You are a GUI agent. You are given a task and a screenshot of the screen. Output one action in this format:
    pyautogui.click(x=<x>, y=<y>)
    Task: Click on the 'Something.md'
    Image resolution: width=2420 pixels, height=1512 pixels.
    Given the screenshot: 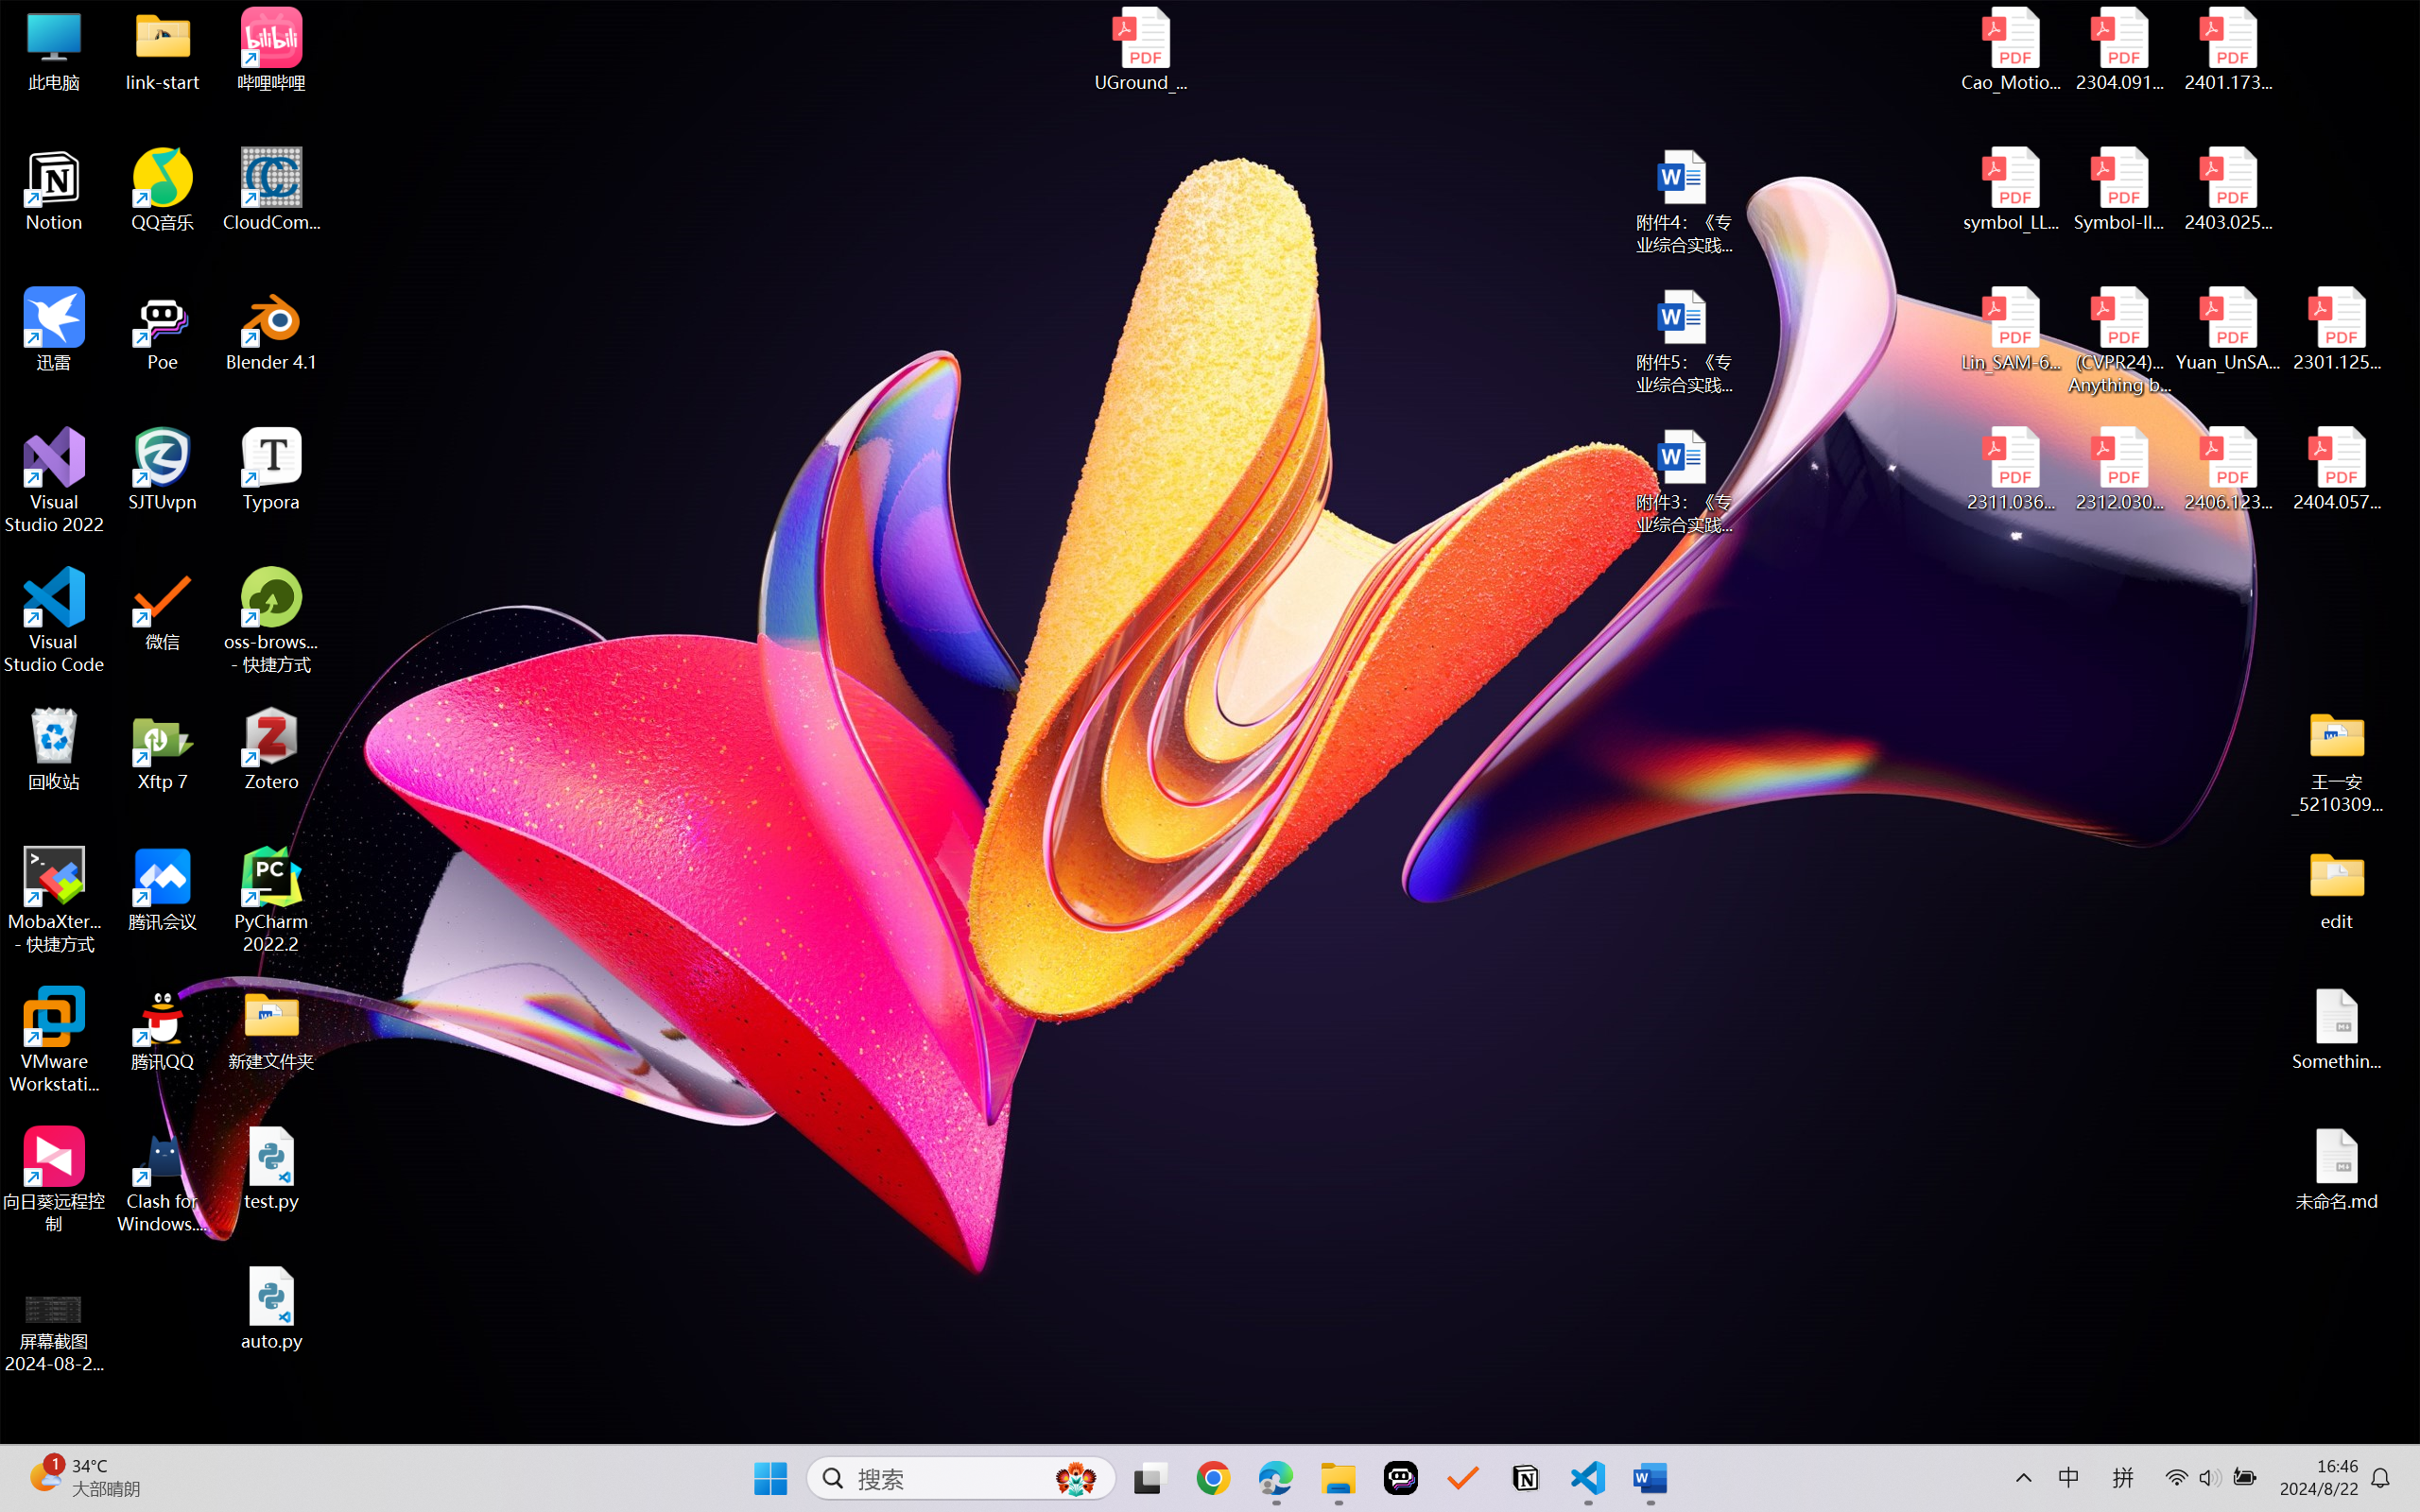 What is the action you would take?
    pyautogui.click(x=2335, y=1029)
    